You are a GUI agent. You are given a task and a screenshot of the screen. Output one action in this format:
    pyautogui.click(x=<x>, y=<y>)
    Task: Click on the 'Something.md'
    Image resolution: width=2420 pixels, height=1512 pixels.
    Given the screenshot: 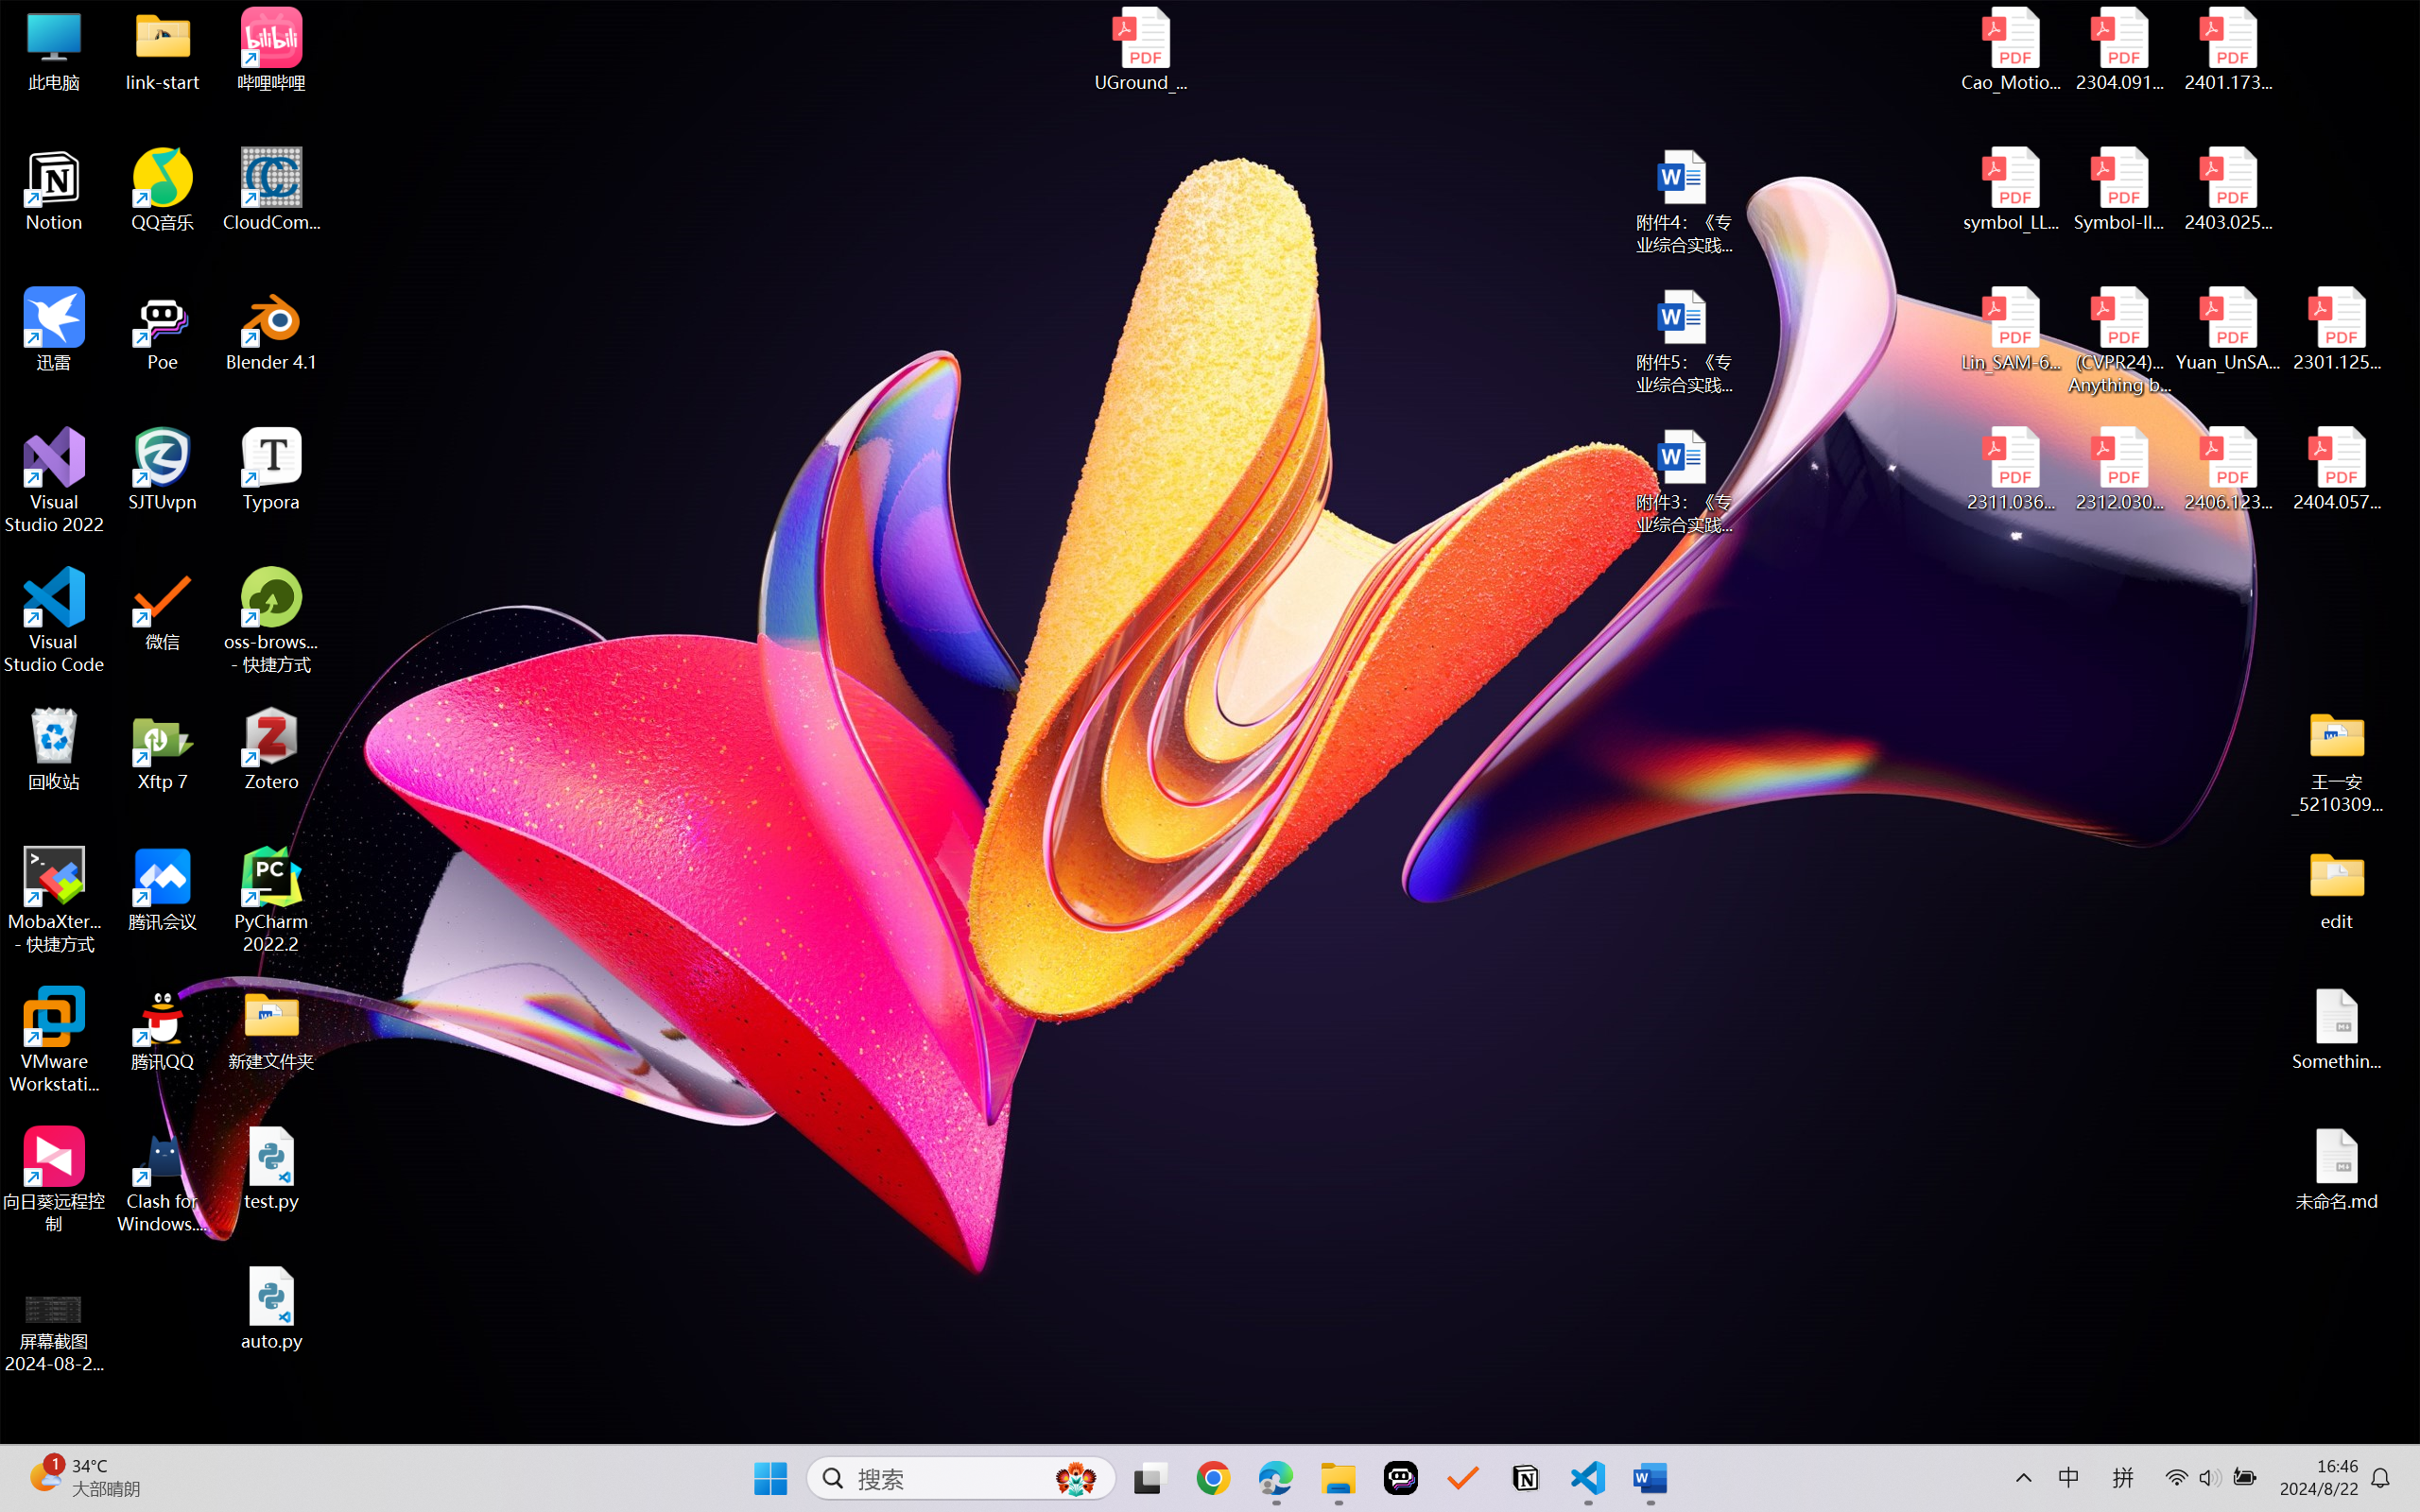 What is the action you would take?
    pyautogui.click(x=2335, y=1029)
    